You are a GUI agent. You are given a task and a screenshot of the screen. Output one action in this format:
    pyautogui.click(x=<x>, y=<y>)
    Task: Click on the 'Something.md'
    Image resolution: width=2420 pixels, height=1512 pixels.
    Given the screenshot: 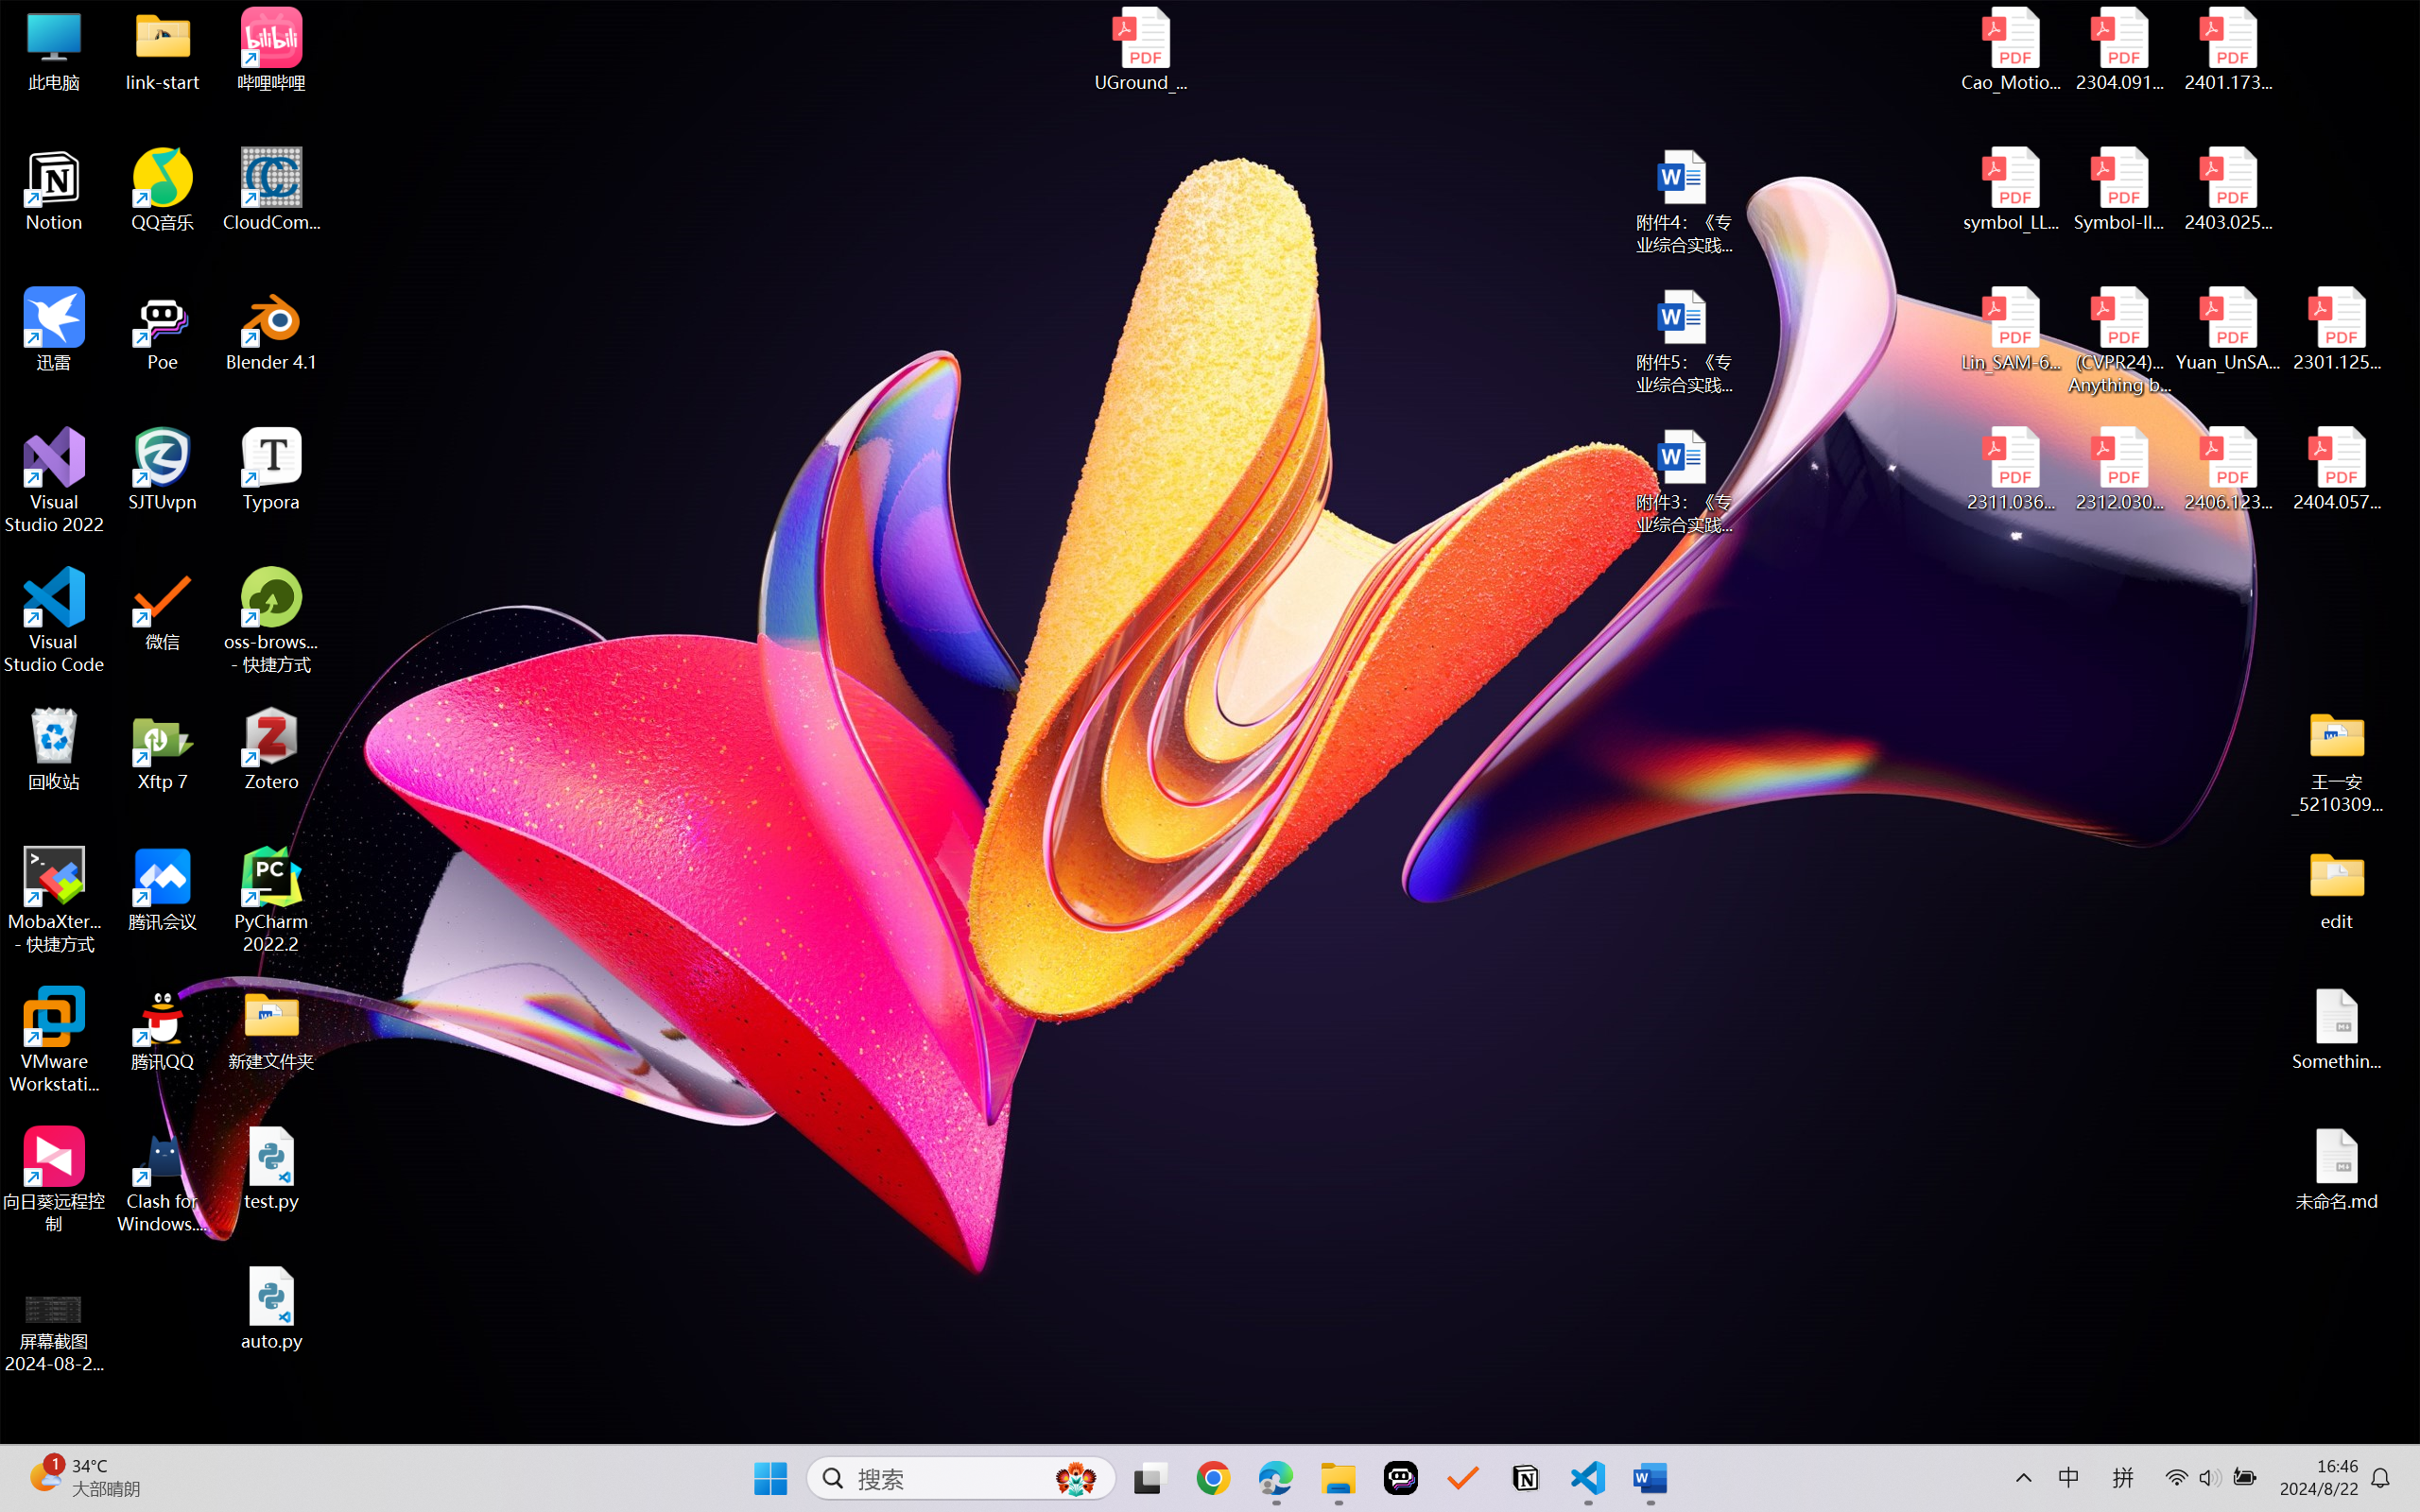 What is the action you would take?
    pyautogui.click(x=2335, y=1029)
    